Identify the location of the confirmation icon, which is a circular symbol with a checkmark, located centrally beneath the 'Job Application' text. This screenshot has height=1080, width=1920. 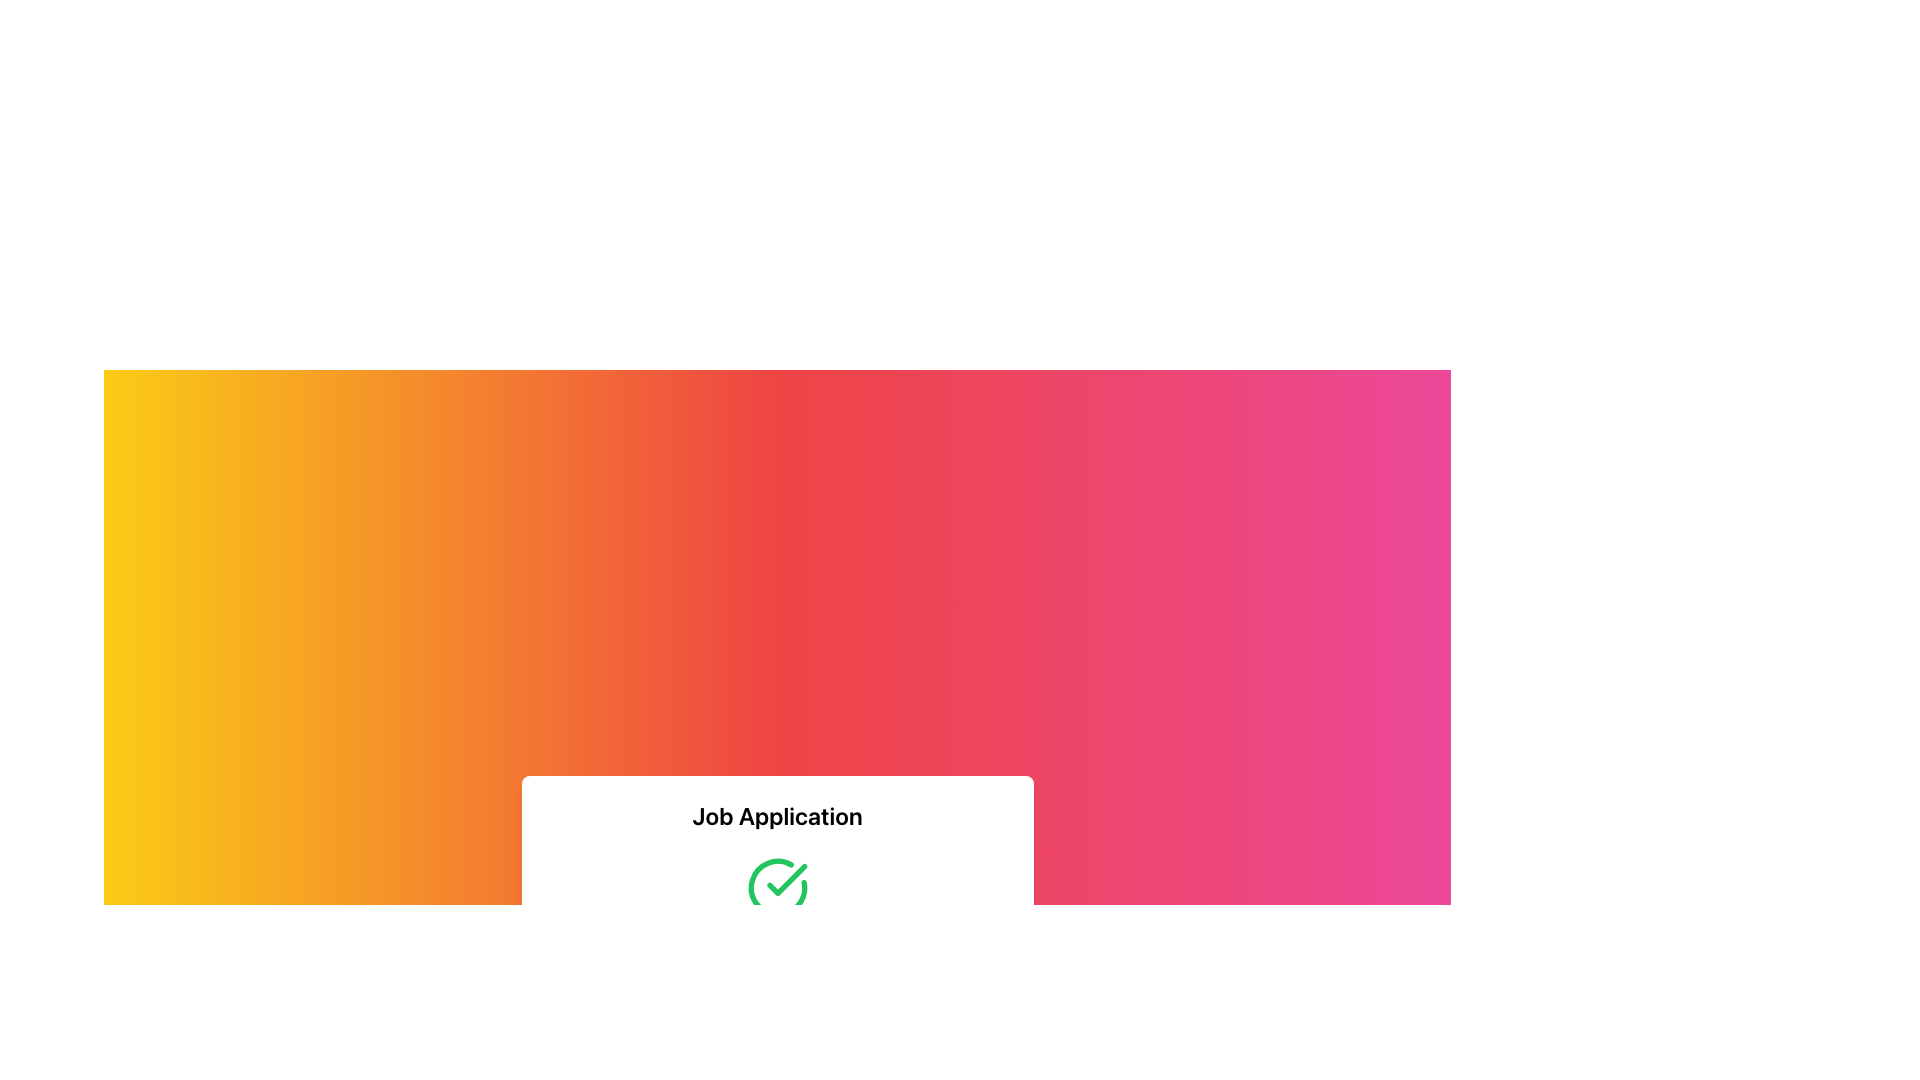
(776, 886).